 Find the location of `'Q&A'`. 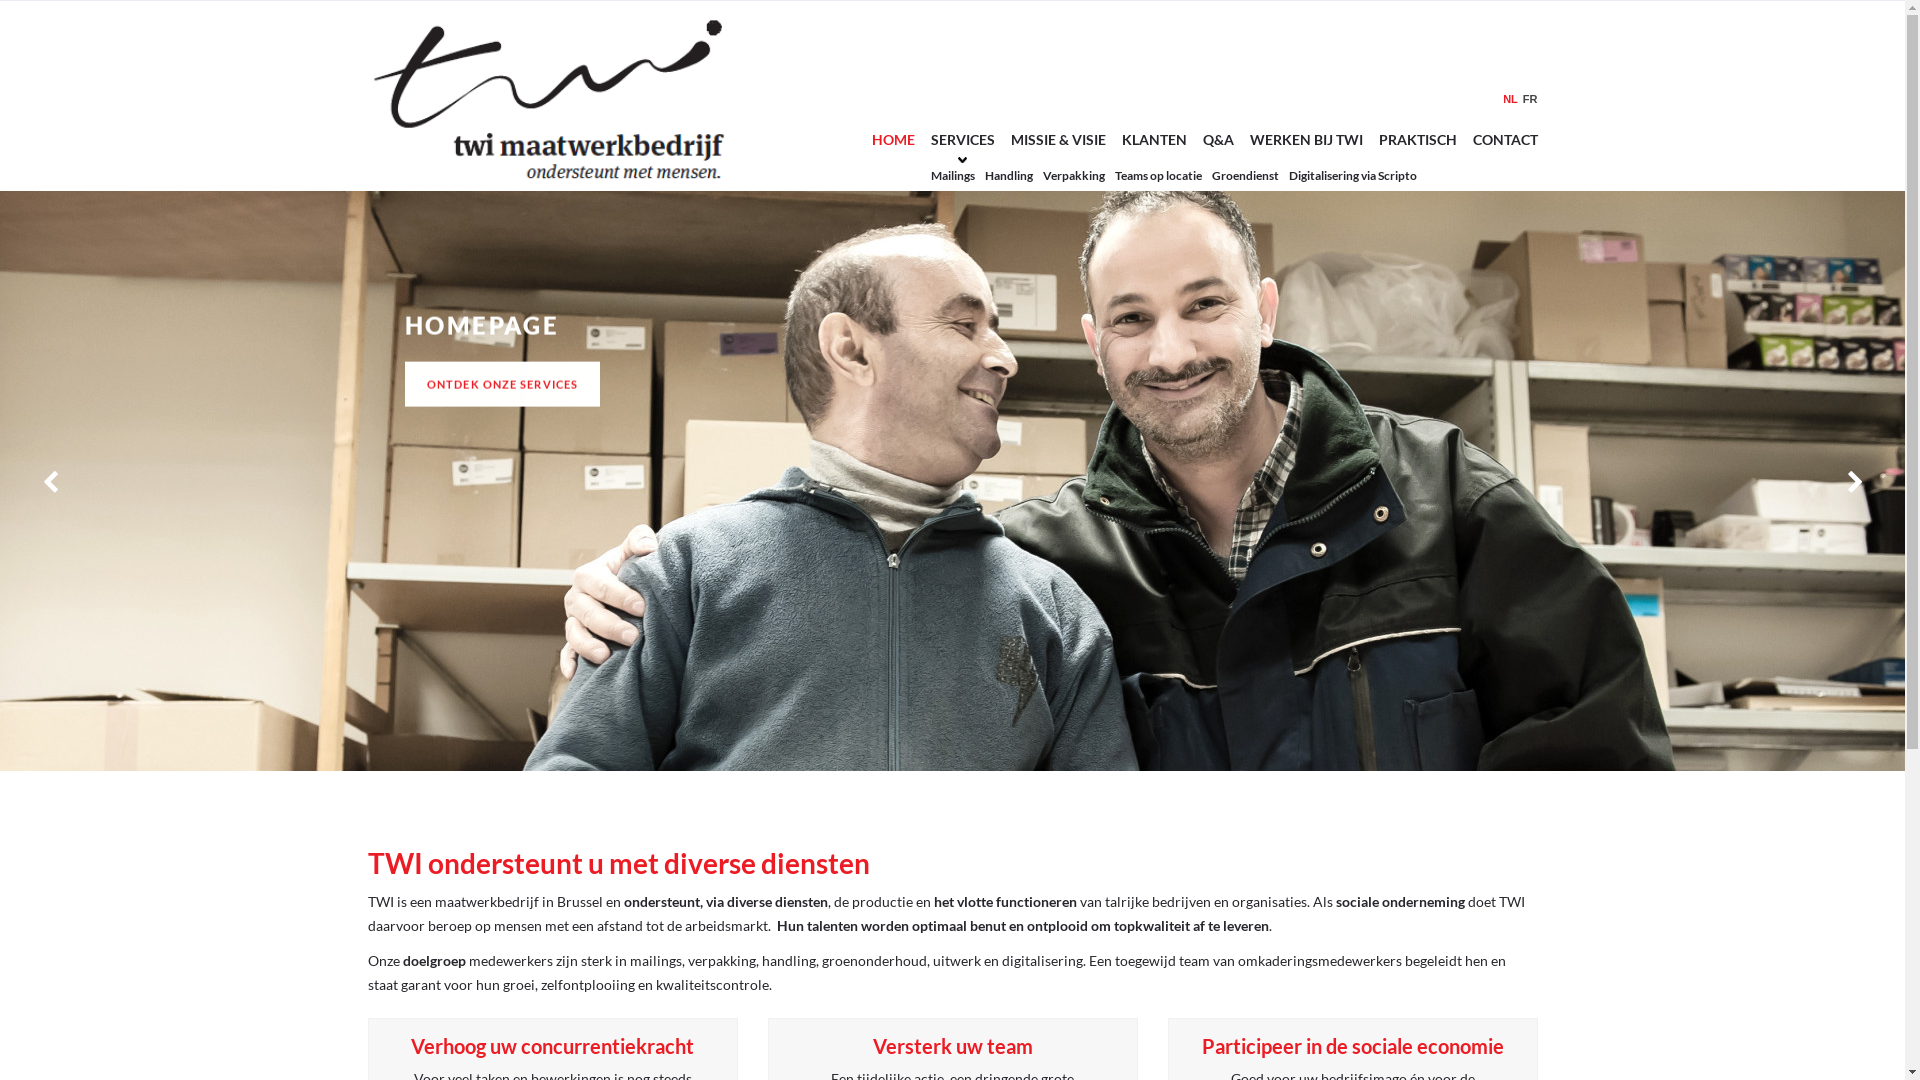

'Q&A' is located at coordinates (1216, 139).